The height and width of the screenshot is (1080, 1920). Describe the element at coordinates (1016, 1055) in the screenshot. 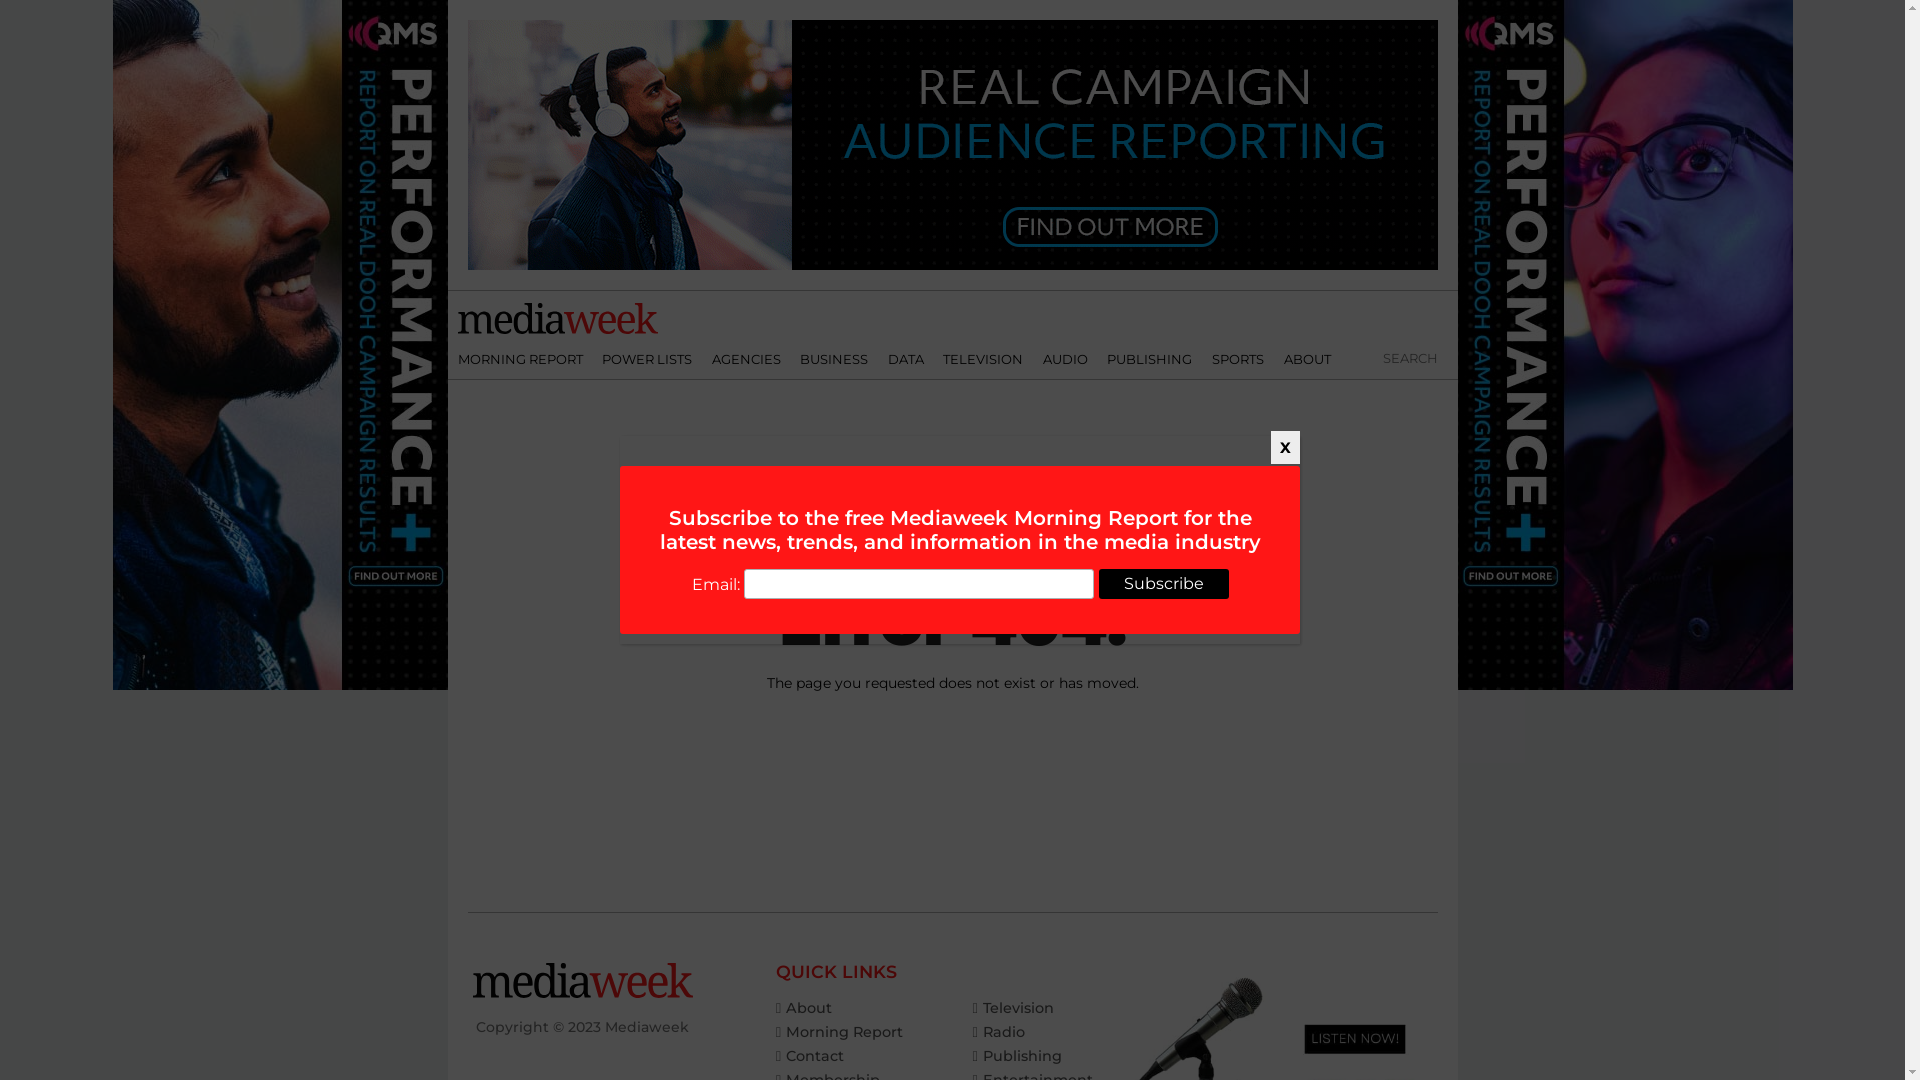

I see `'Publishing'` at that location.